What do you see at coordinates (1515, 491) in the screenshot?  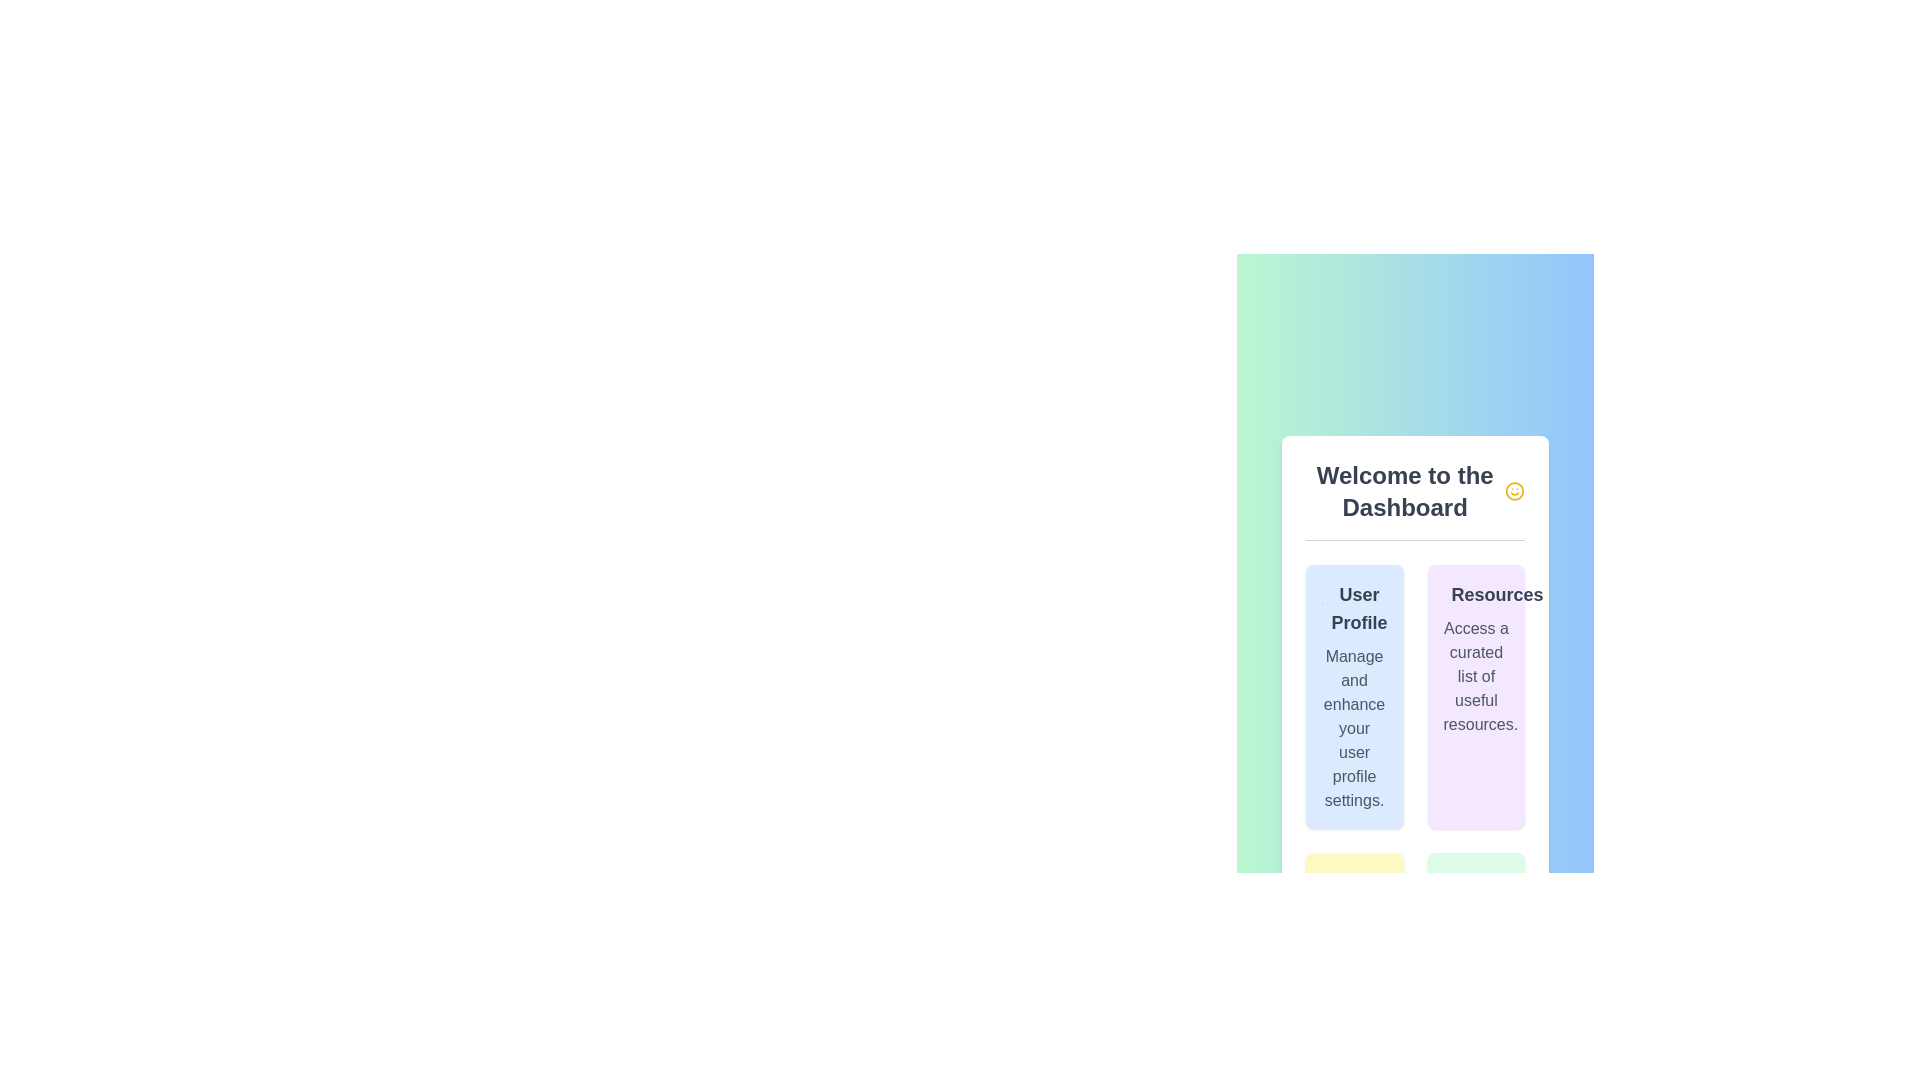 I see `the minimalist smiley face icon, which is yellow and located to the right of the 'Welcome to the Dashboard' heading` at bounding box center [1515, 491].